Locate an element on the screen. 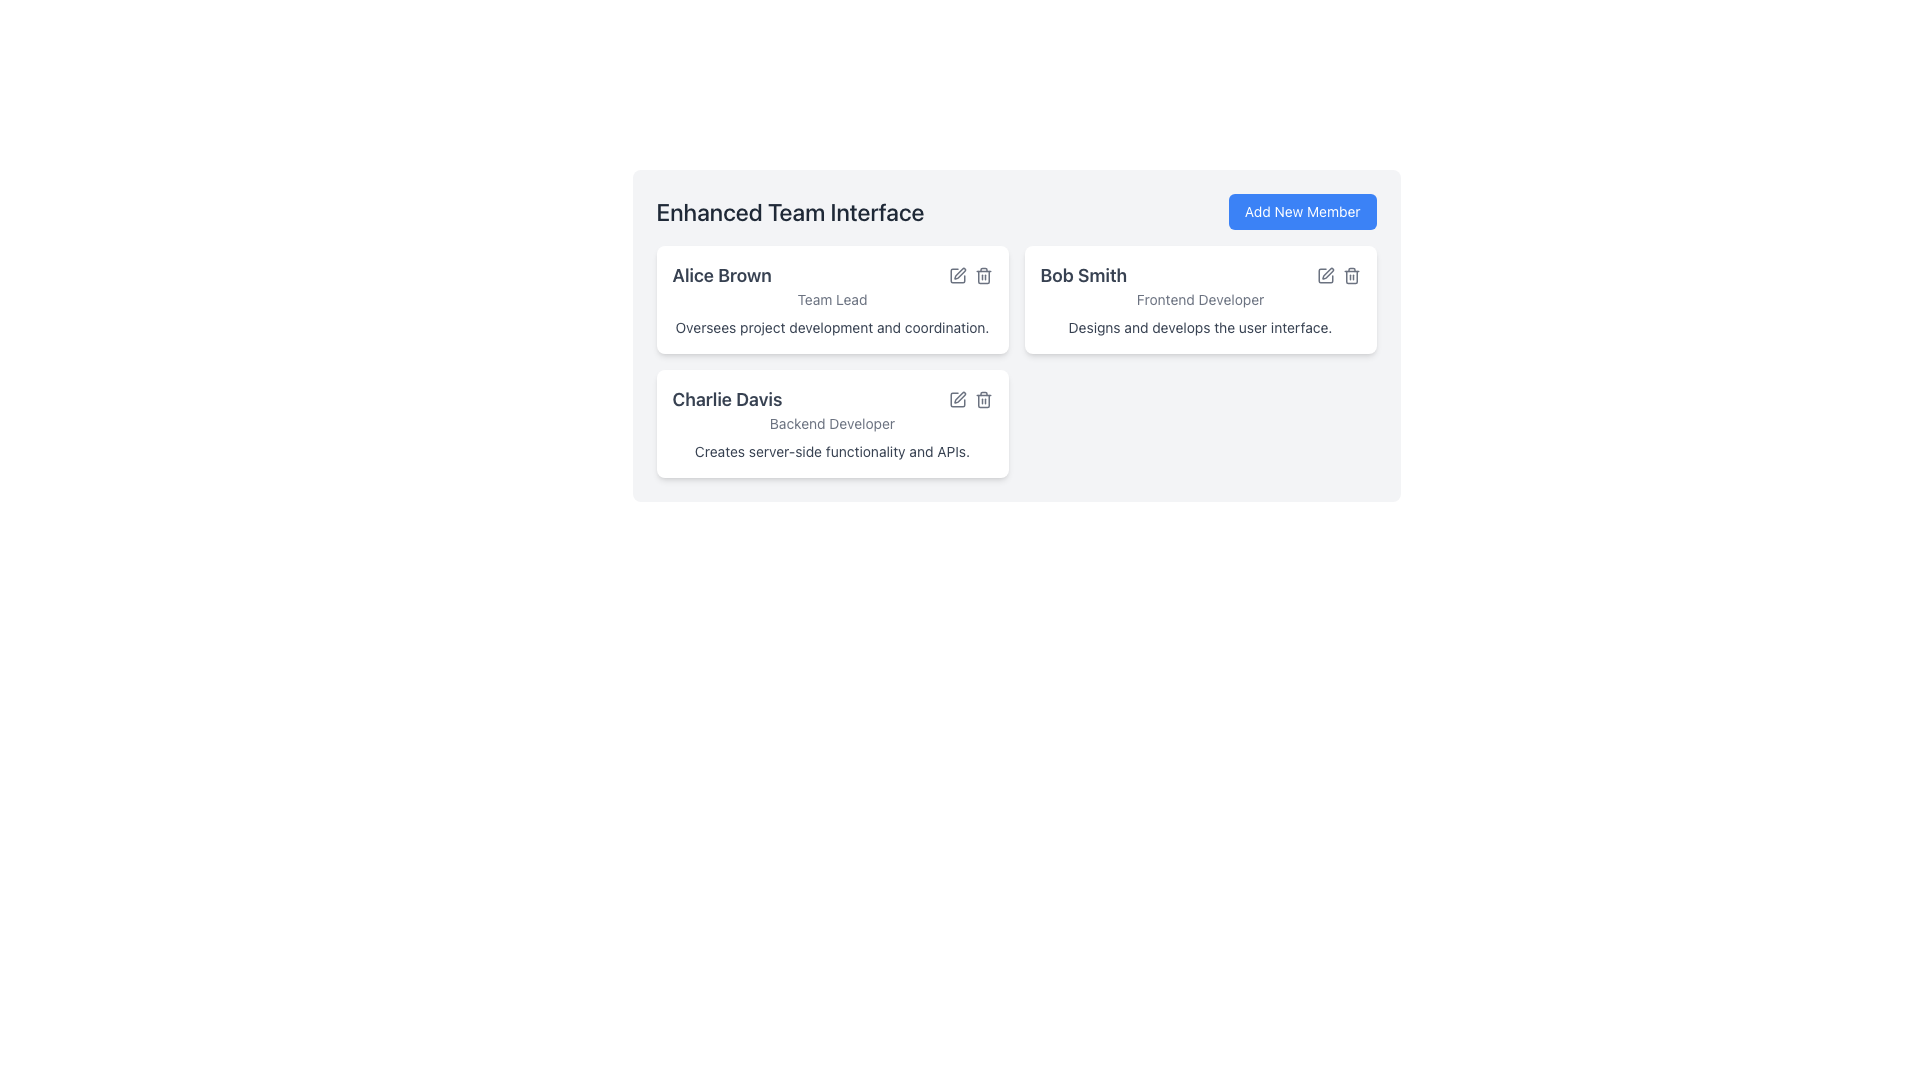  the Edit Button icon, which resembles a pen, located within the card of 'Alice Brown' is located at coordinates (958, 273).